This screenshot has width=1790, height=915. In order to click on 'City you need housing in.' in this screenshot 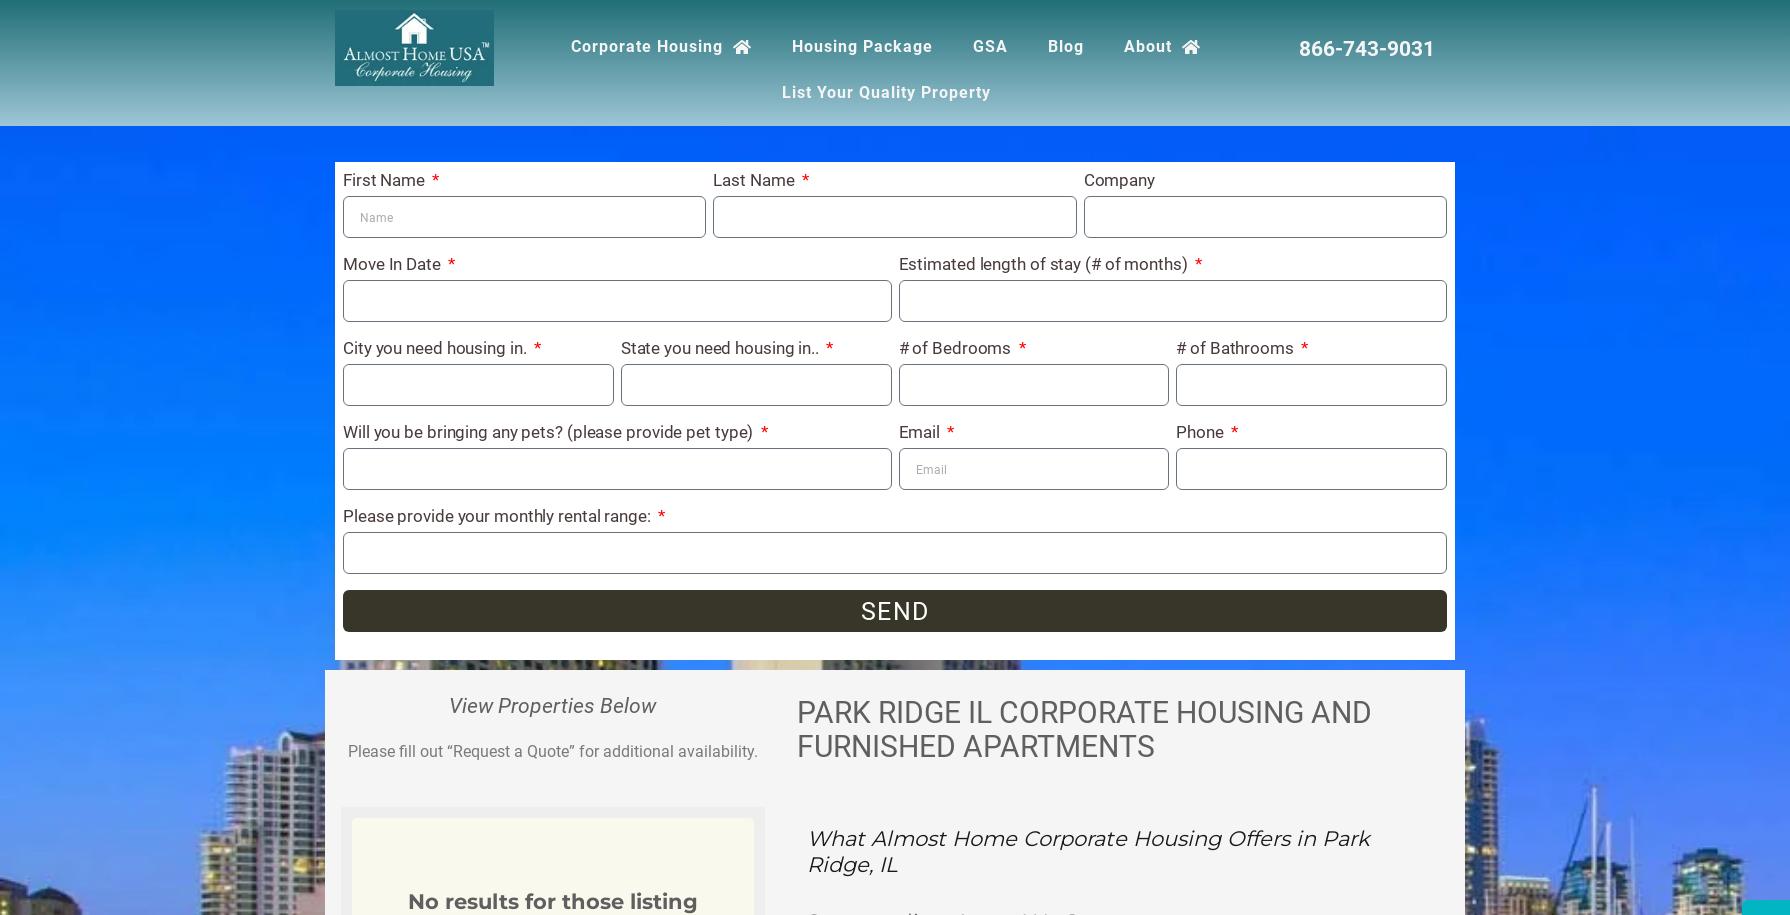, I will do `click(436, 347)`.